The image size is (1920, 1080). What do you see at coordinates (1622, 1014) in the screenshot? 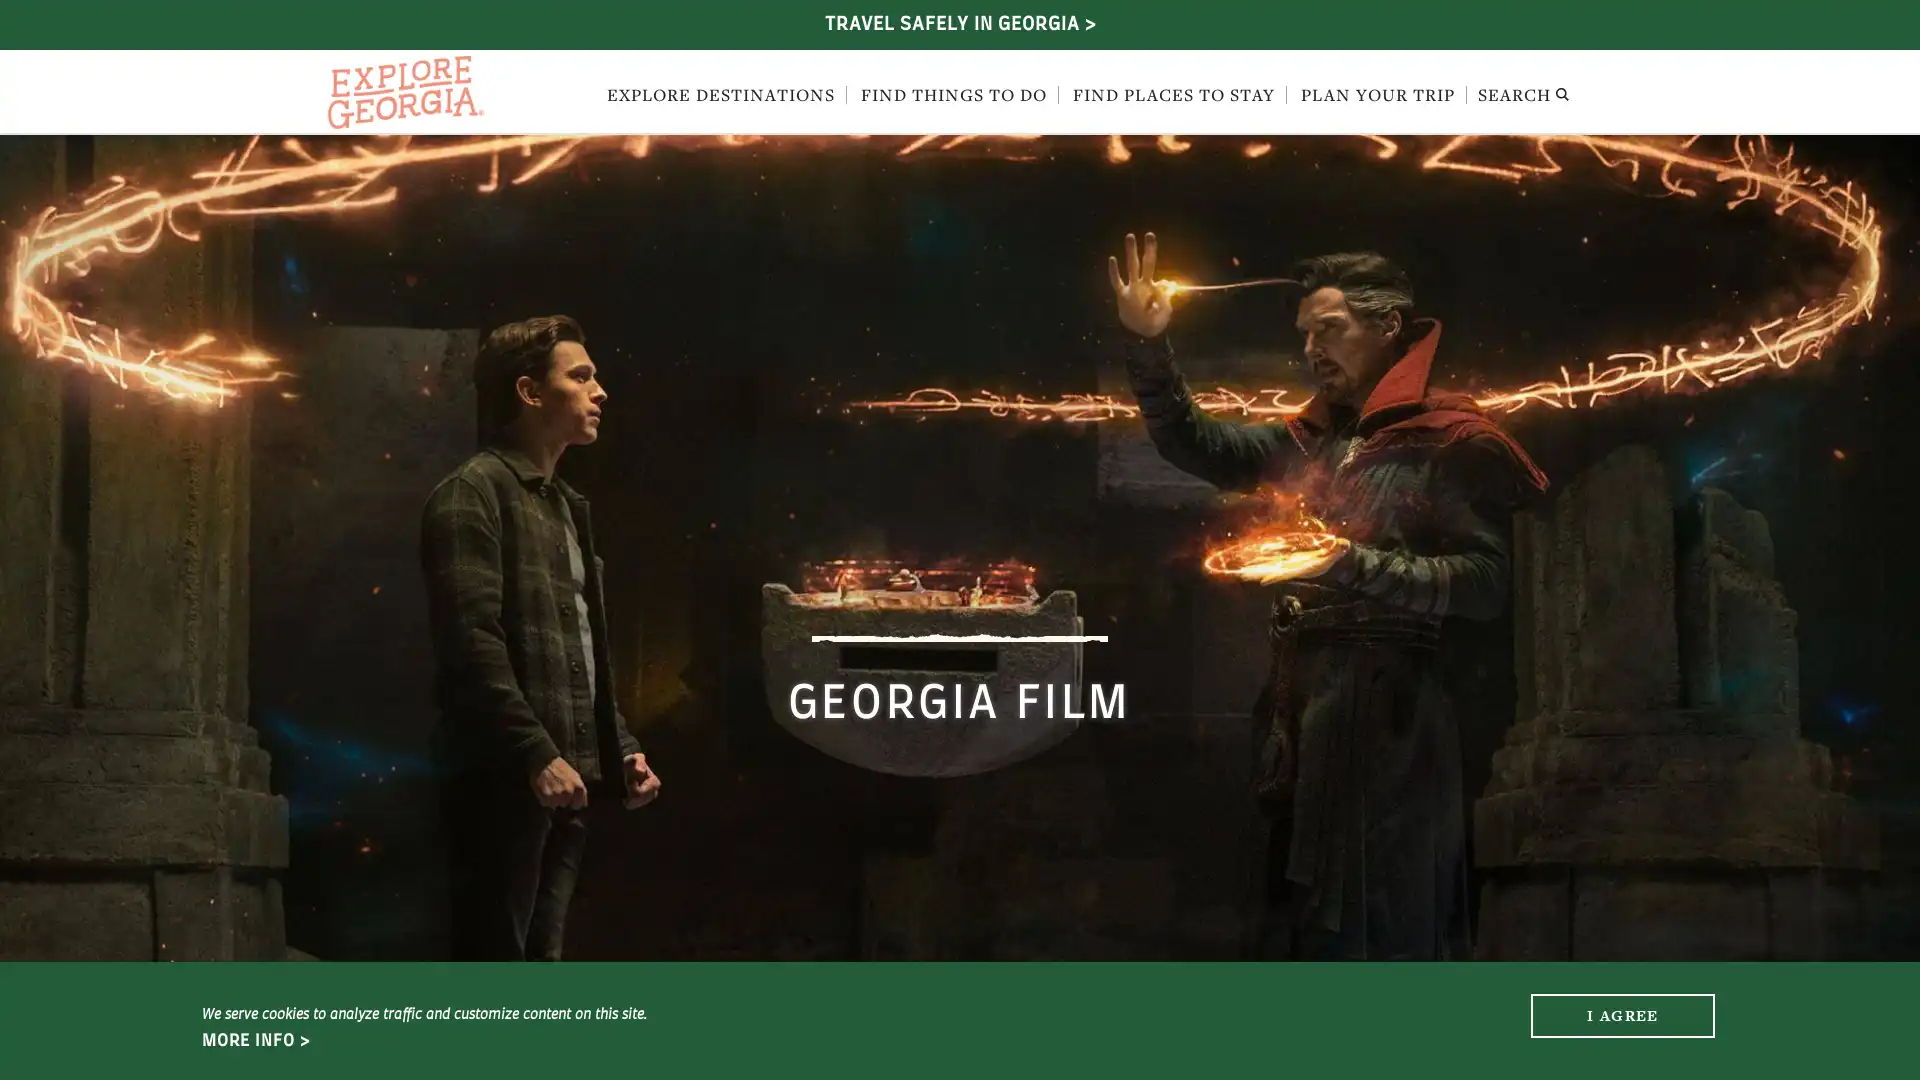
I see `I AGREE` at bounding box center [1622, 1014].